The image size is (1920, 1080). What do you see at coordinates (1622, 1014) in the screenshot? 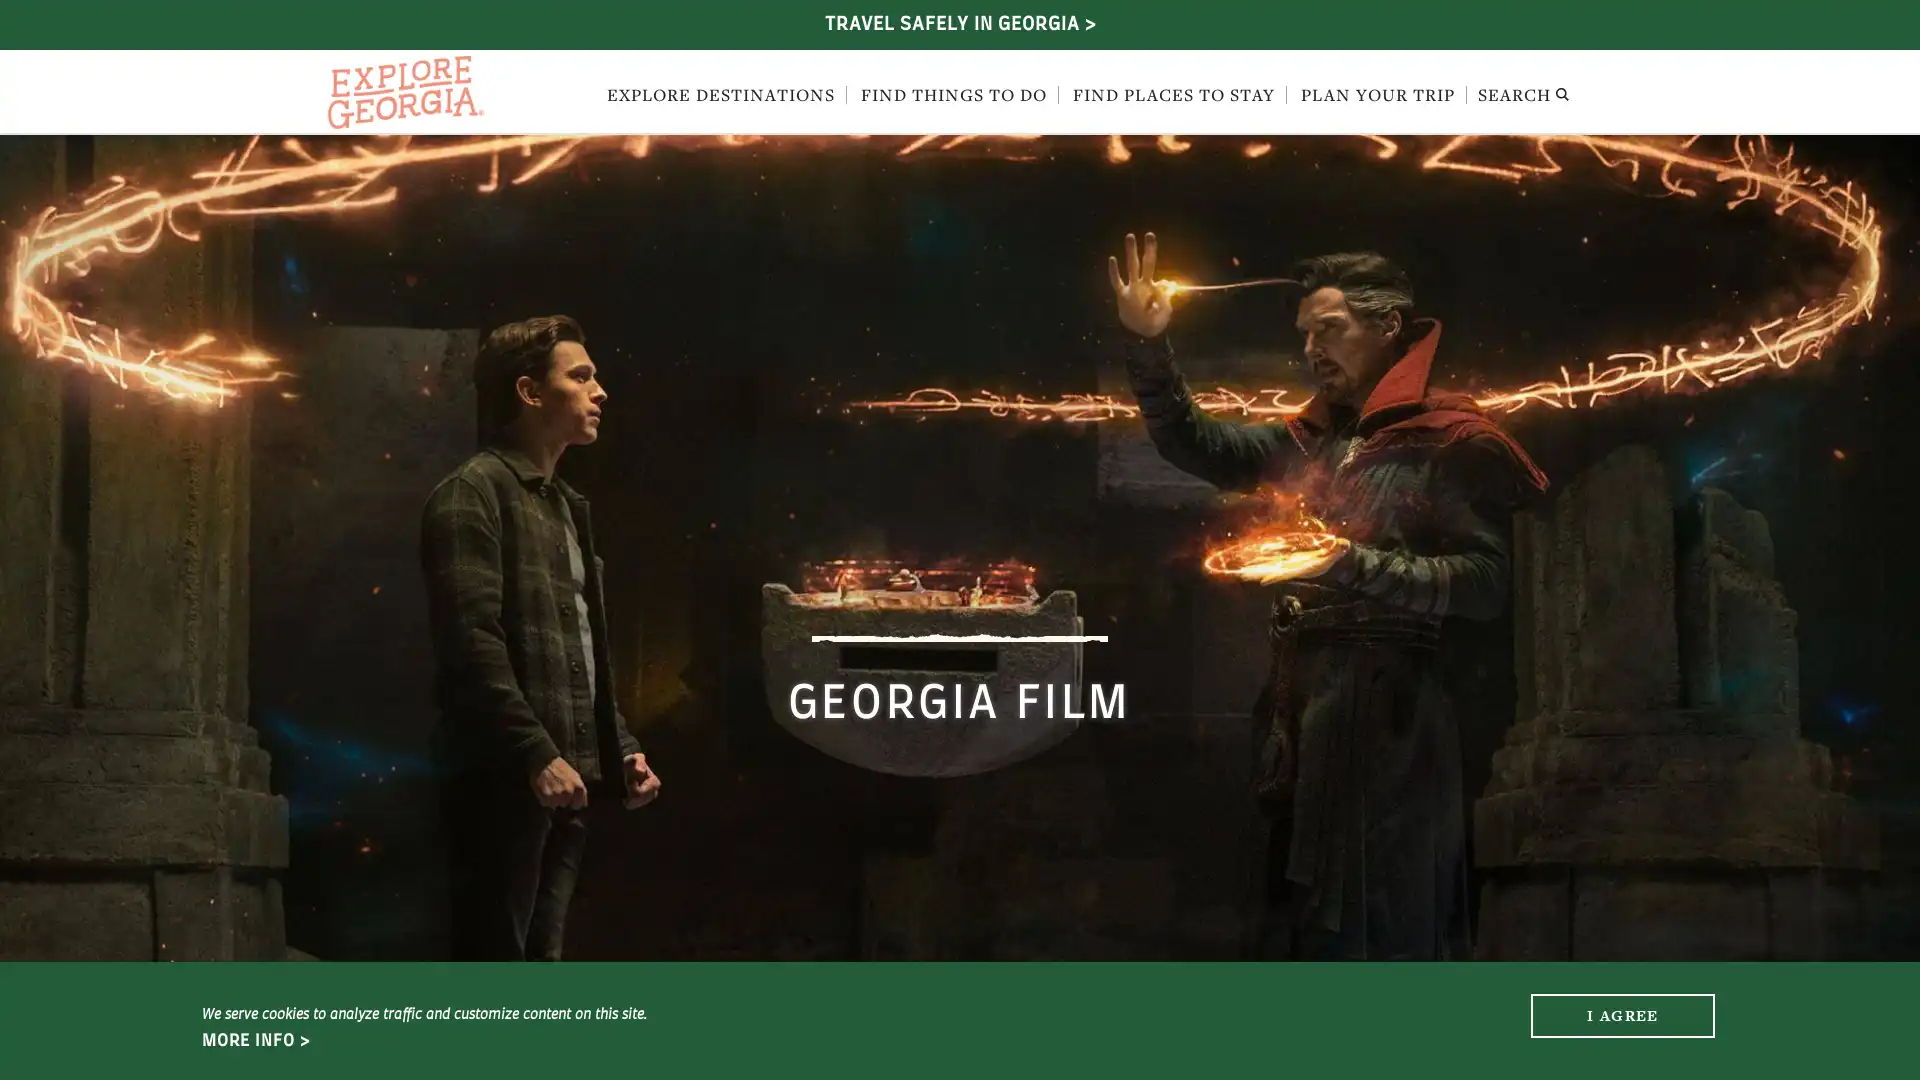
I see `I AGREE` at bounding box center [1622, 1014].